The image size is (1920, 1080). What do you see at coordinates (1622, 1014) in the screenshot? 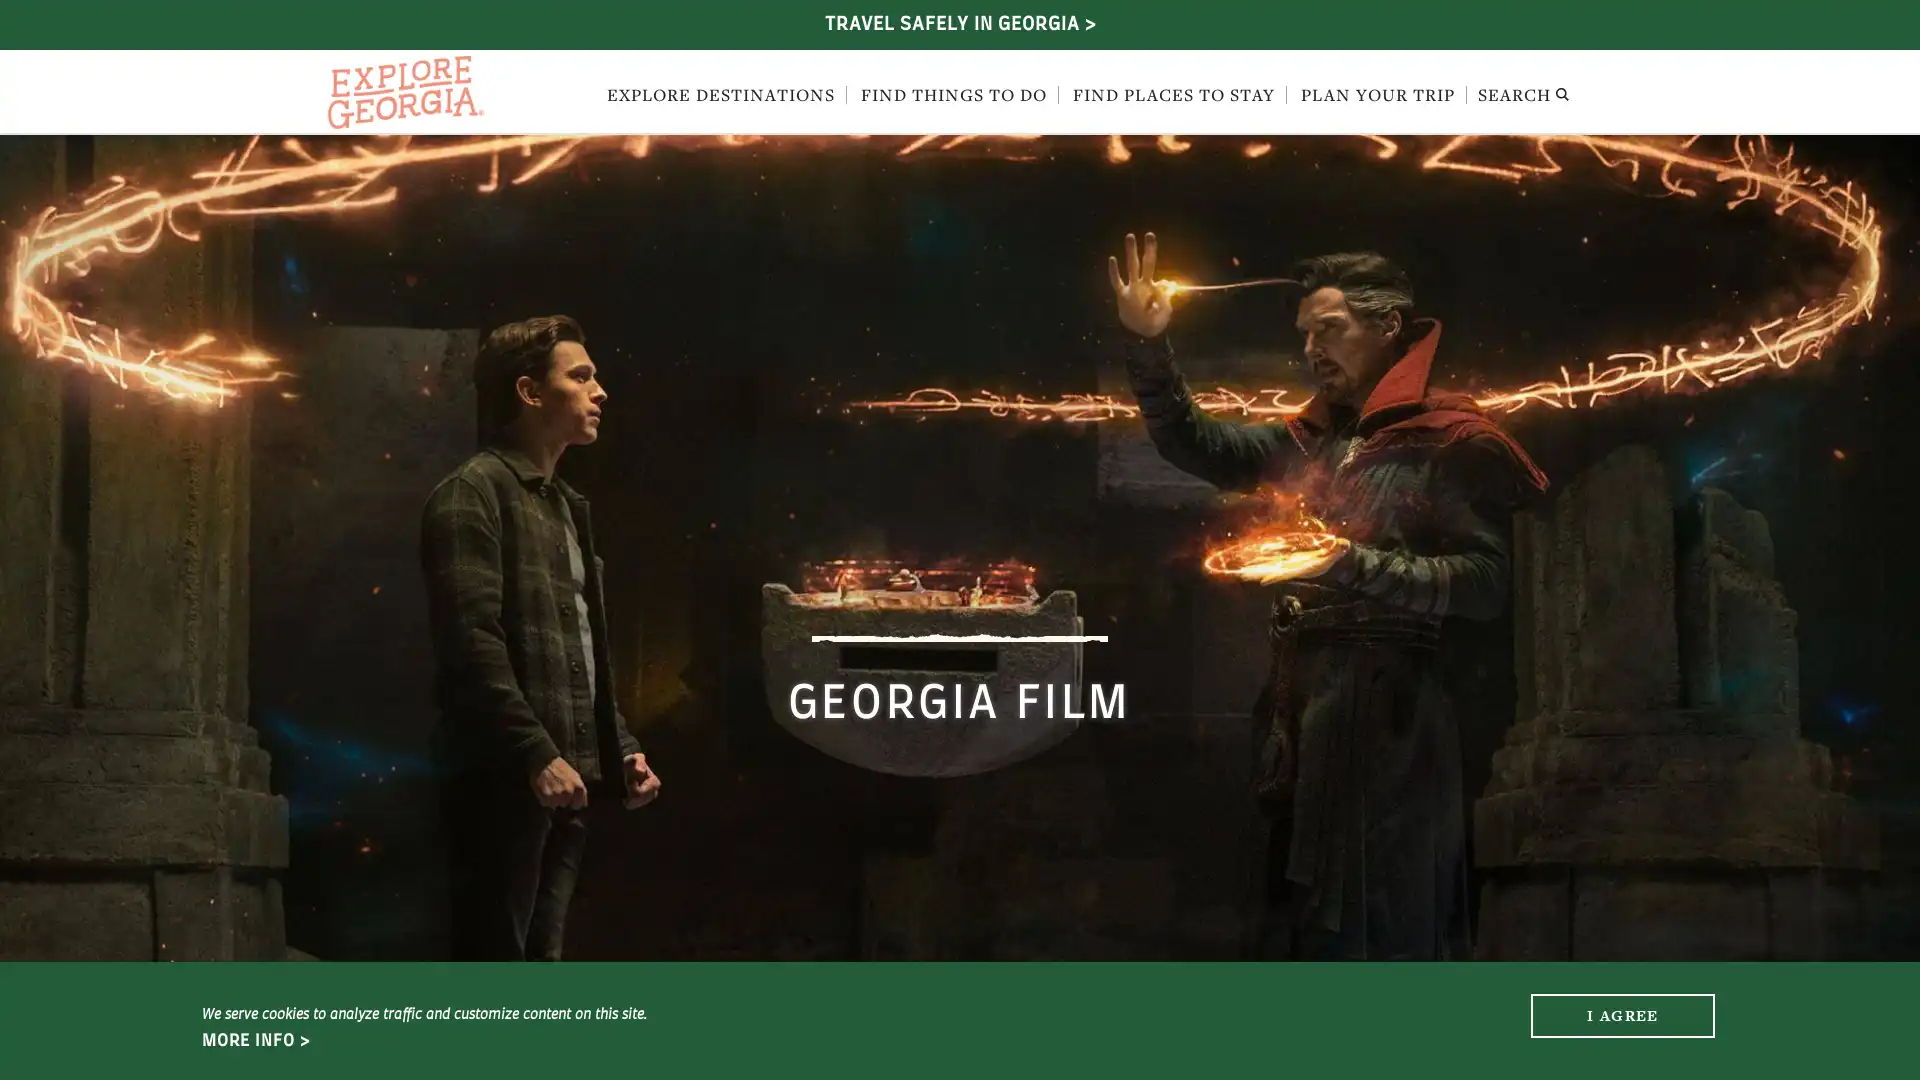
I see `I AGREE` at bounding box center [1622, 1014].